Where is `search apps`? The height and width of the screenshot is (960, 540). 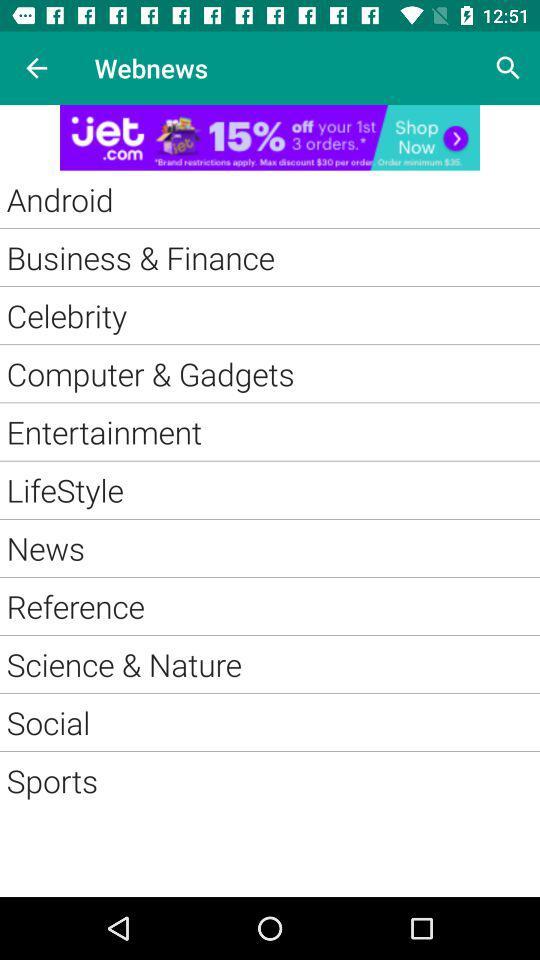
search apps is located at coordinates (508, 68).